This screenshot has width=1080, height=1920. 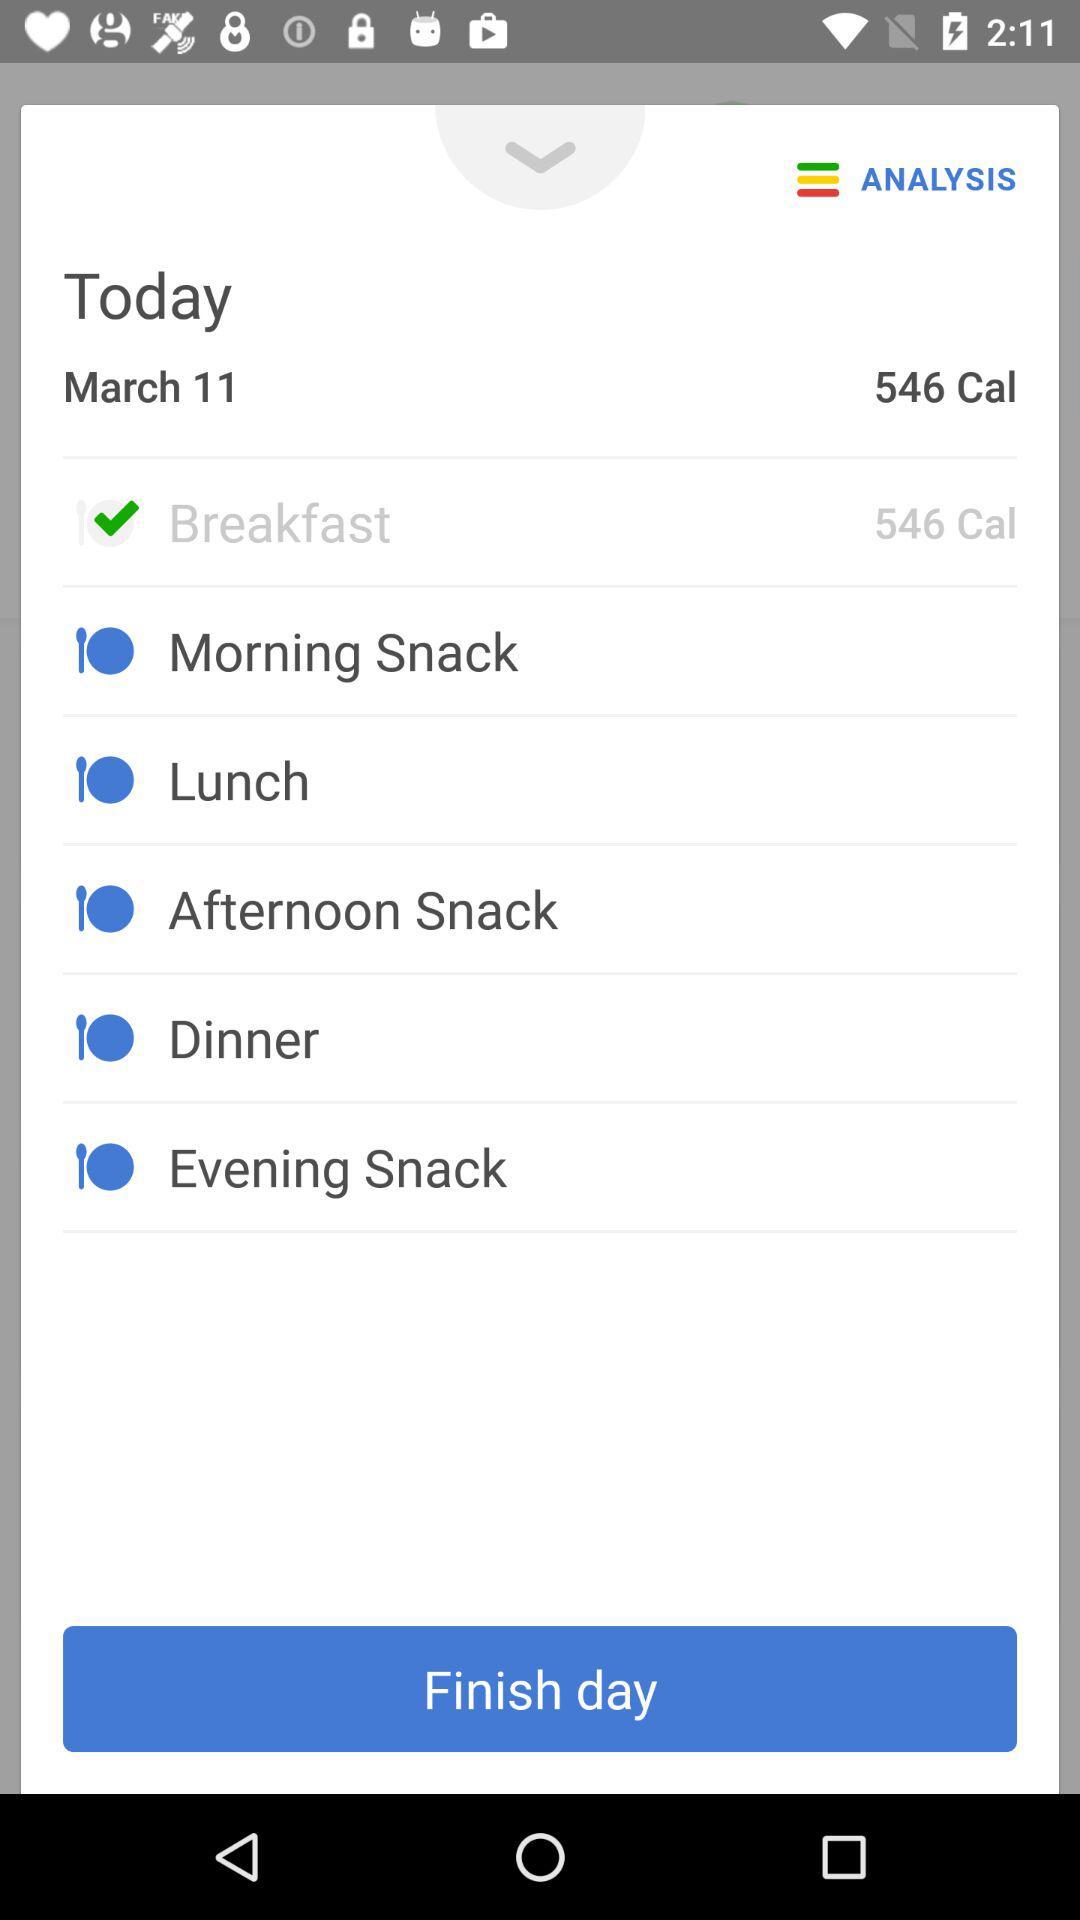 What do you see at coordinates (591, 778) in the screenshot?
I see `lunch item` at bounding box center [591, 778].